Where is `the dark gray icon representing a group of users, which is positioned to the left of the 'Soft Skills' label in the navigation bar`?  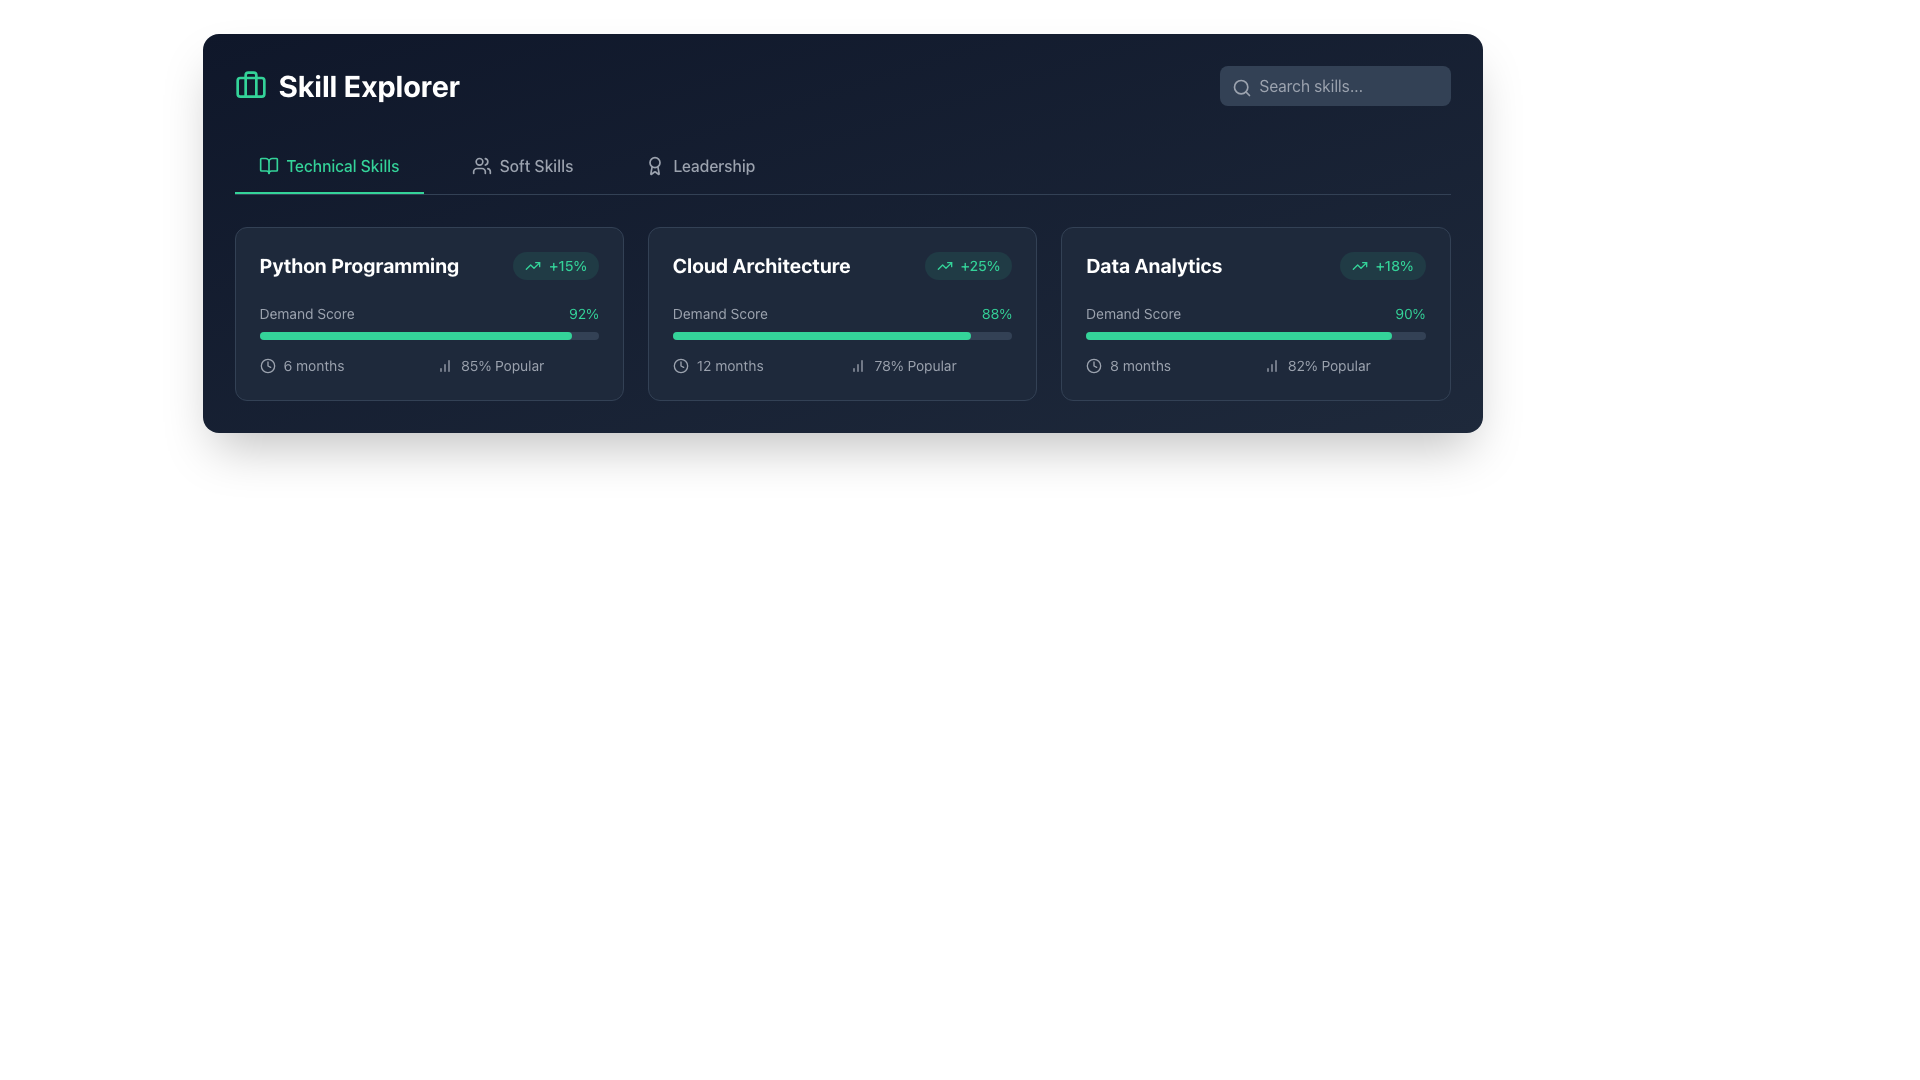
the dark gray icon representing a group of users, which is positioned to the left of the 'Soft Skills' label in the navigation bar is located at coordinates (481, 164).